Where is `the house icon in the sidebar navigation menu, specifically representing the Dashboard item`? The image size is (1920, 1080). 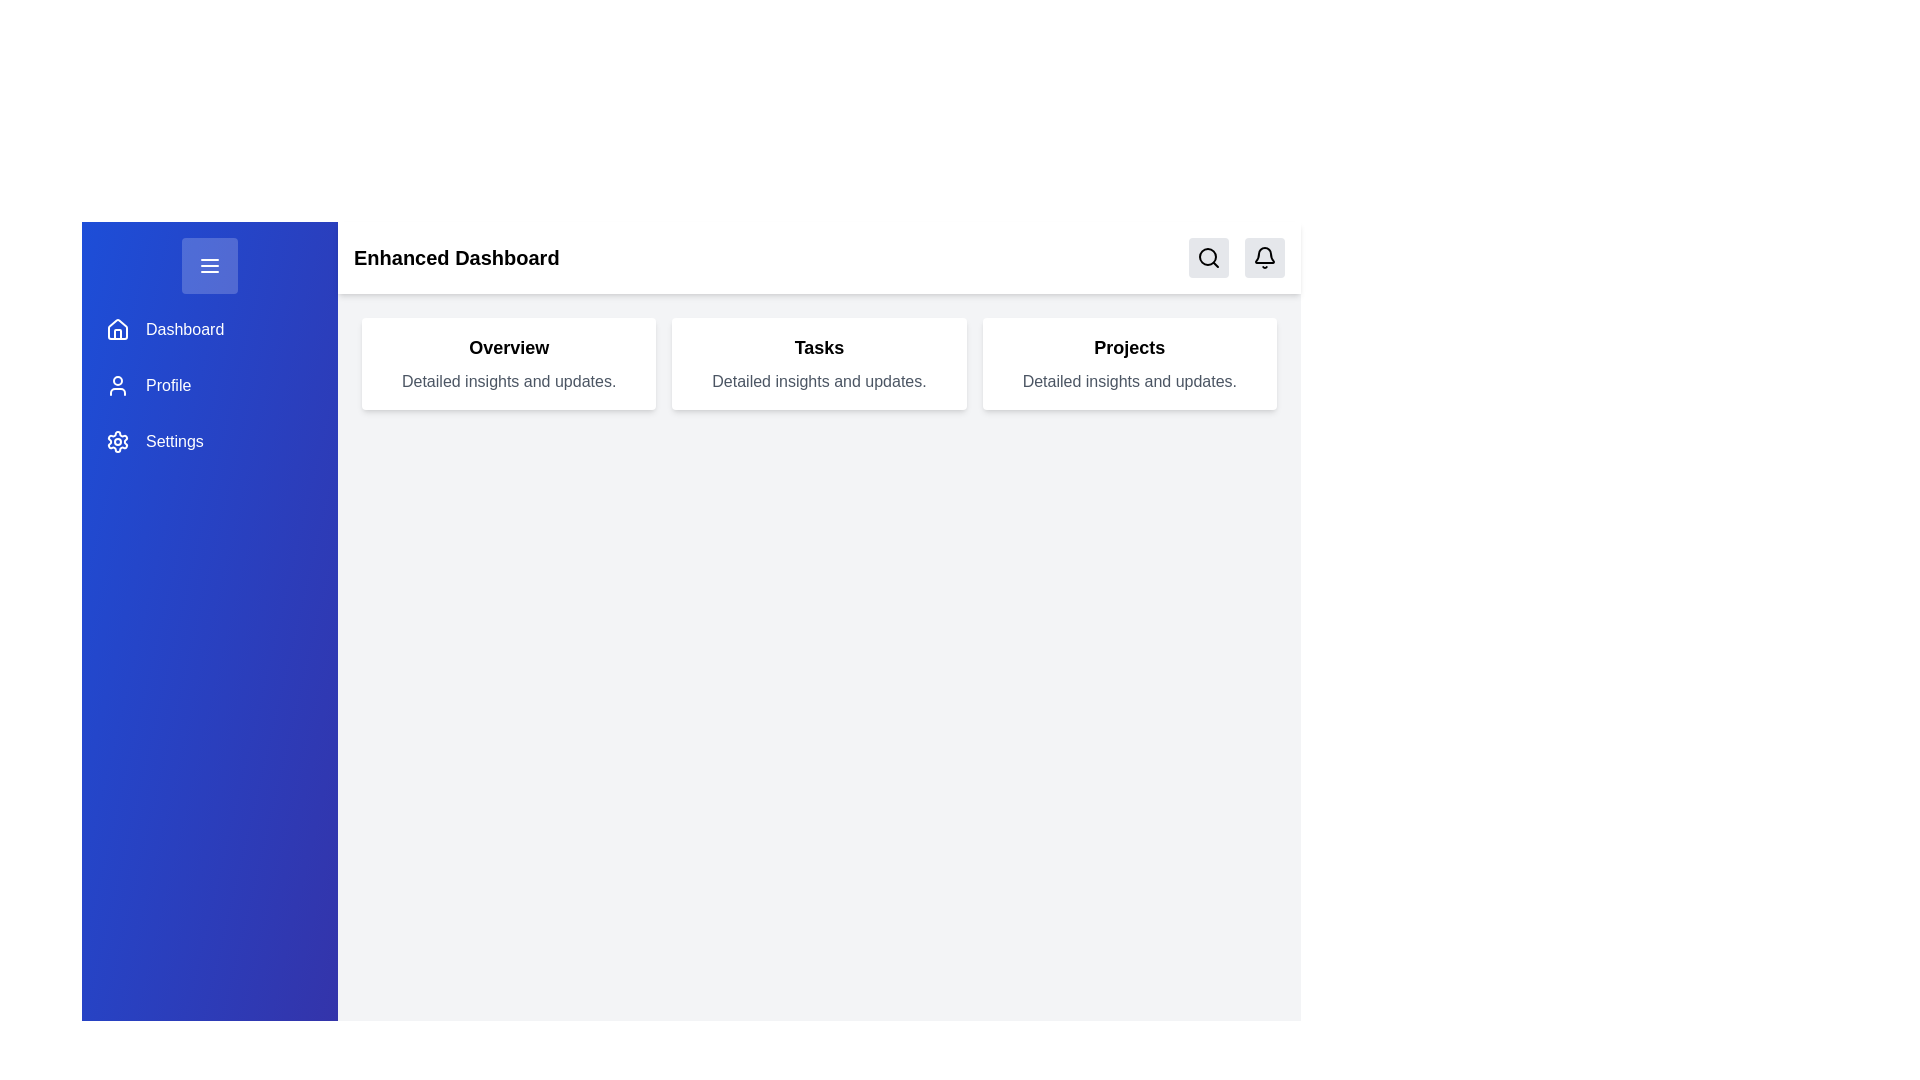
the house icon in the sidebar navigation menu, specifically representing the Dashboard item is located at coordinates (117, 333).